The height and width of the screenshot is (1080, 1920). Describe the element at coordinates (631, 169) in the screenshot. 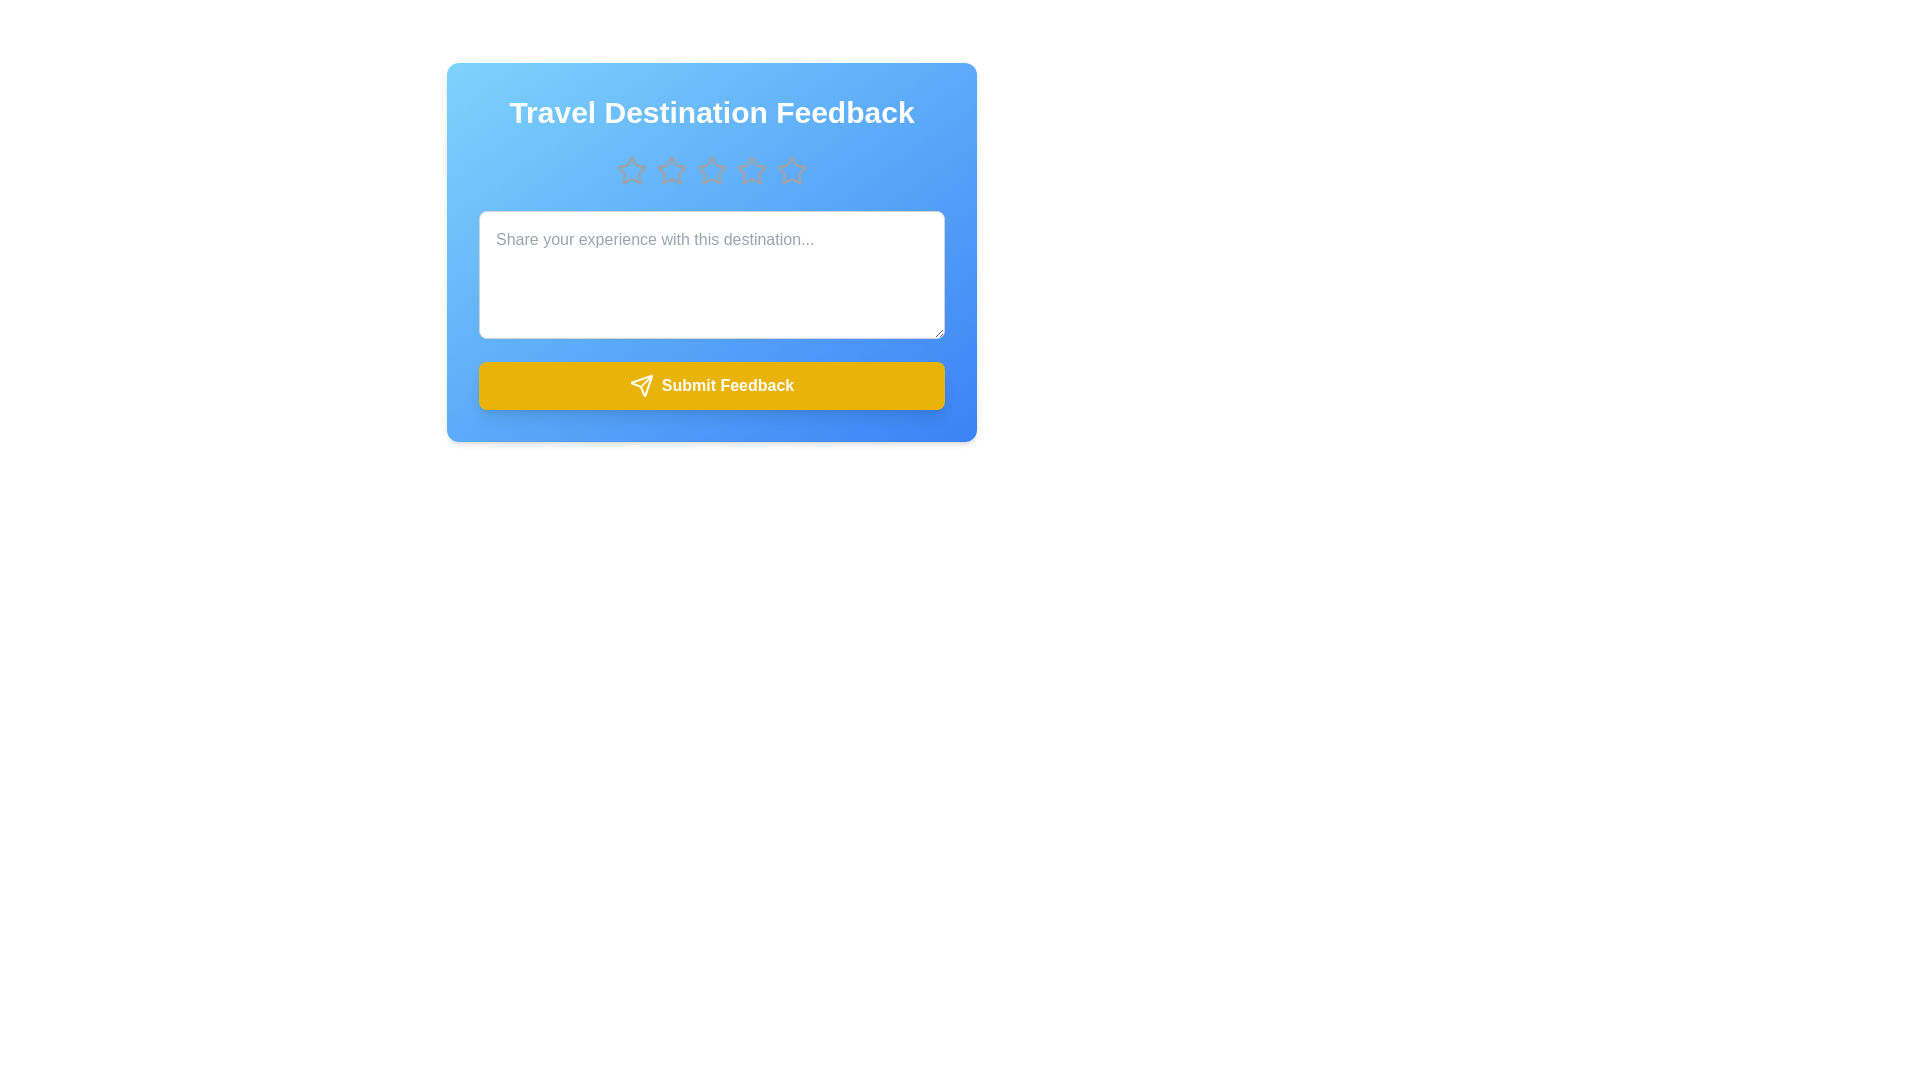

I see `the star corresponding to the desired rating 1` at that location.